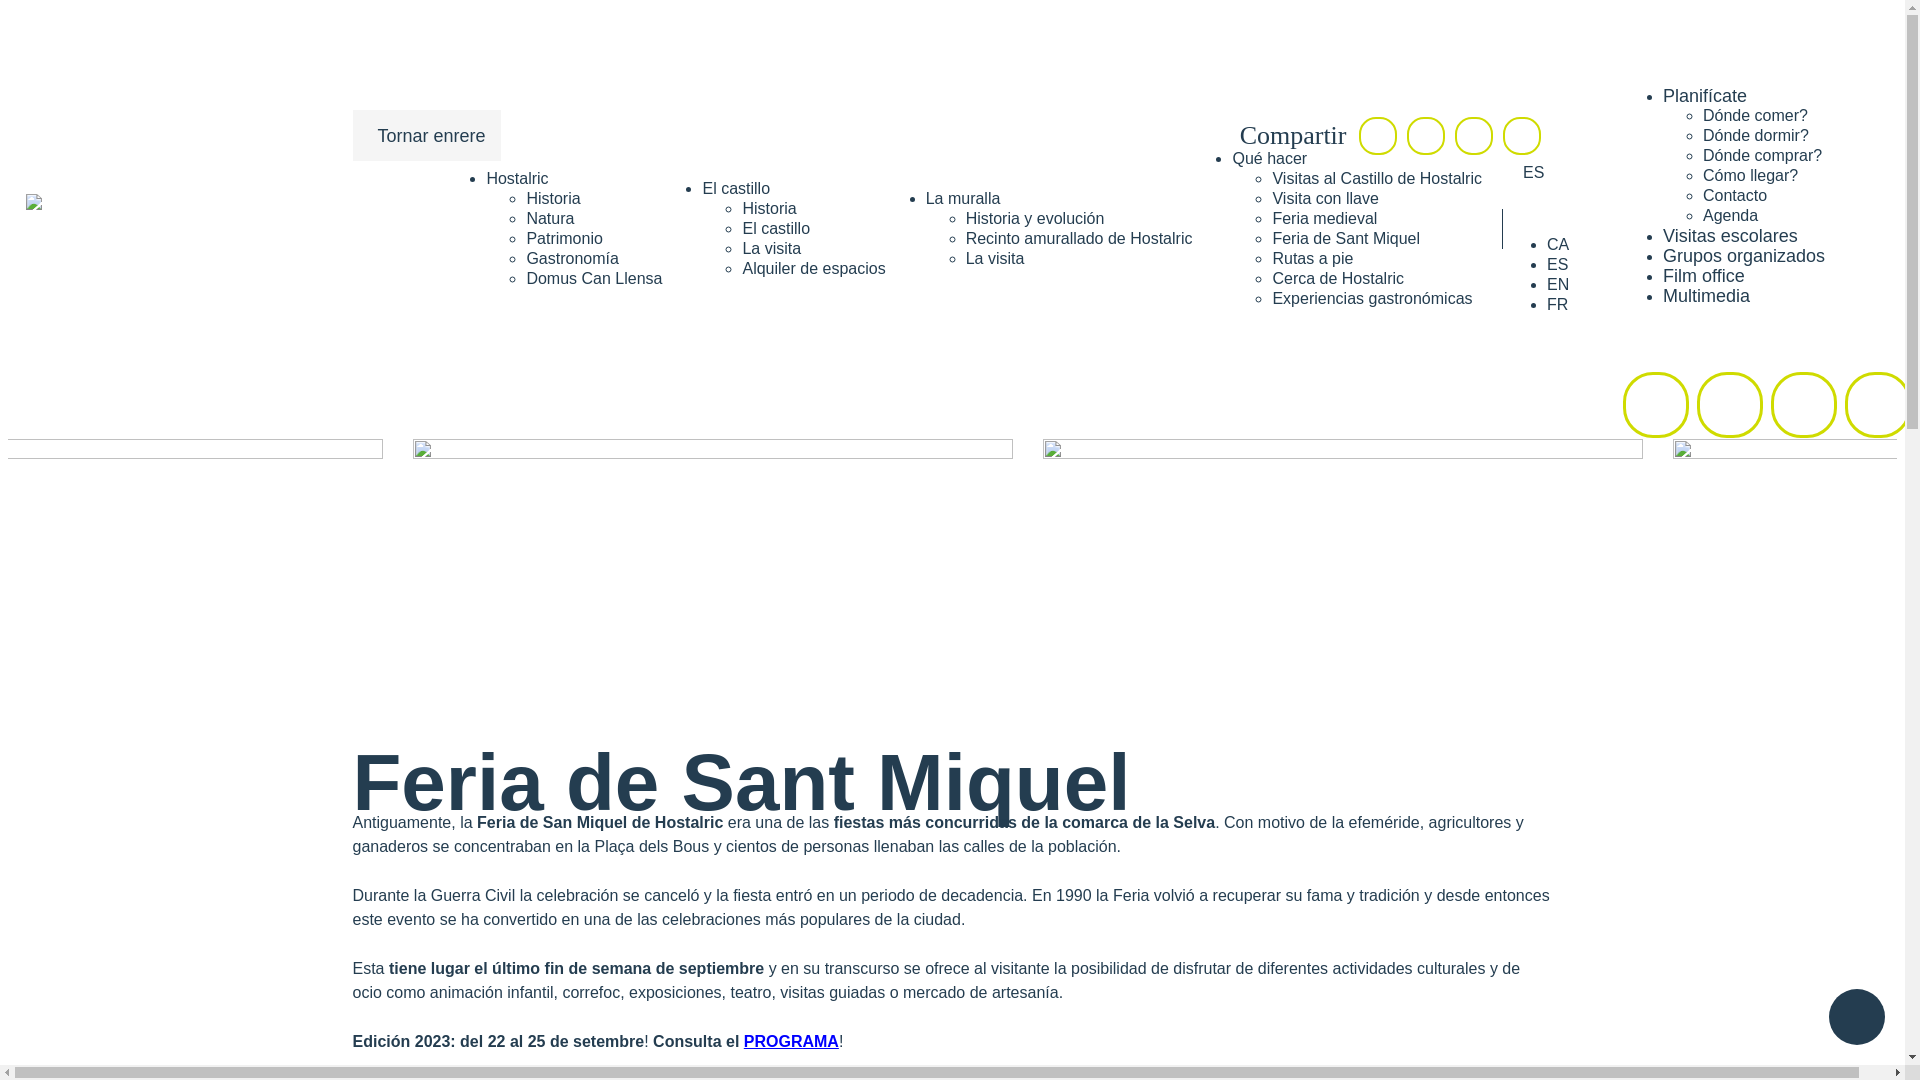 Image resolution: width=1920 pixels, height=1080 pixels. What do you see at coordinates (790, 1040) in the screenshot?
I see `'PROGRAMA'` at bounding box center [790, 1040].